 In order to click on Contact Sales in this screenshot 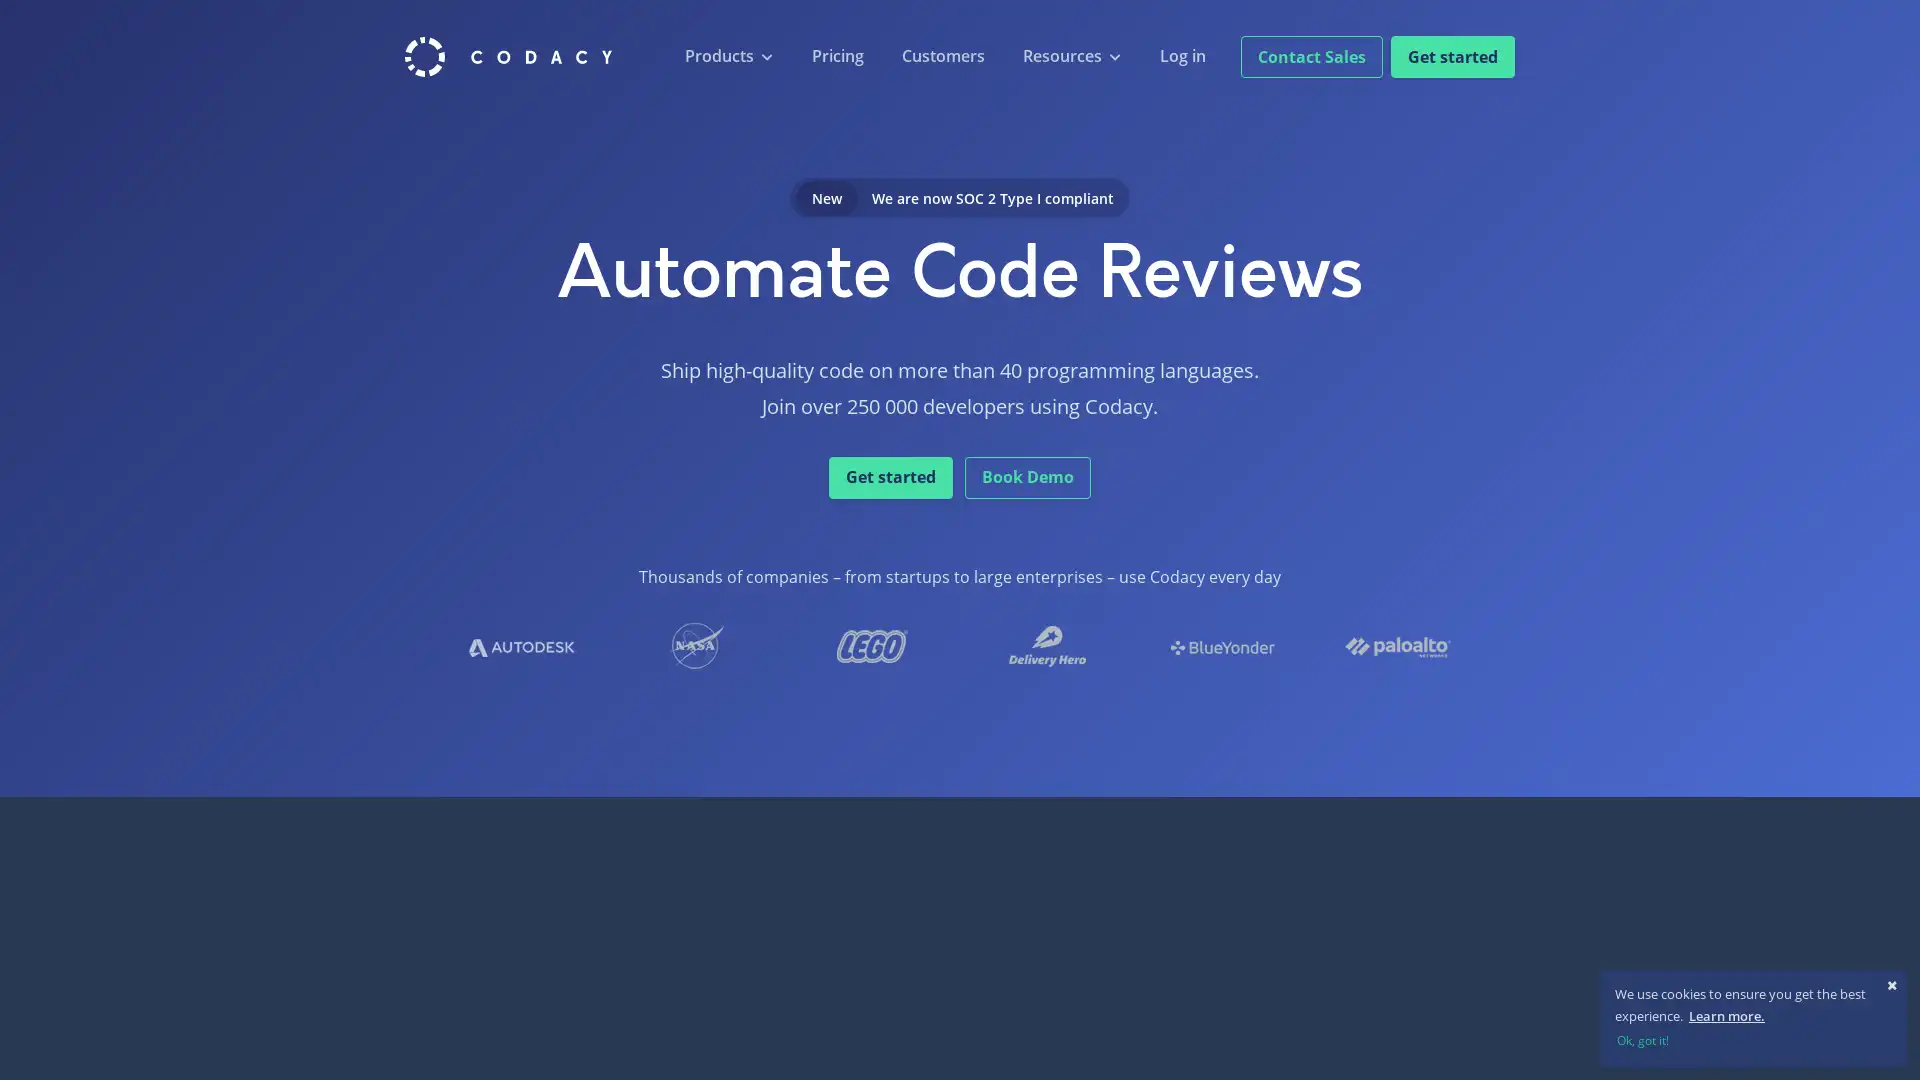, I will do `click(1311, 55)`.